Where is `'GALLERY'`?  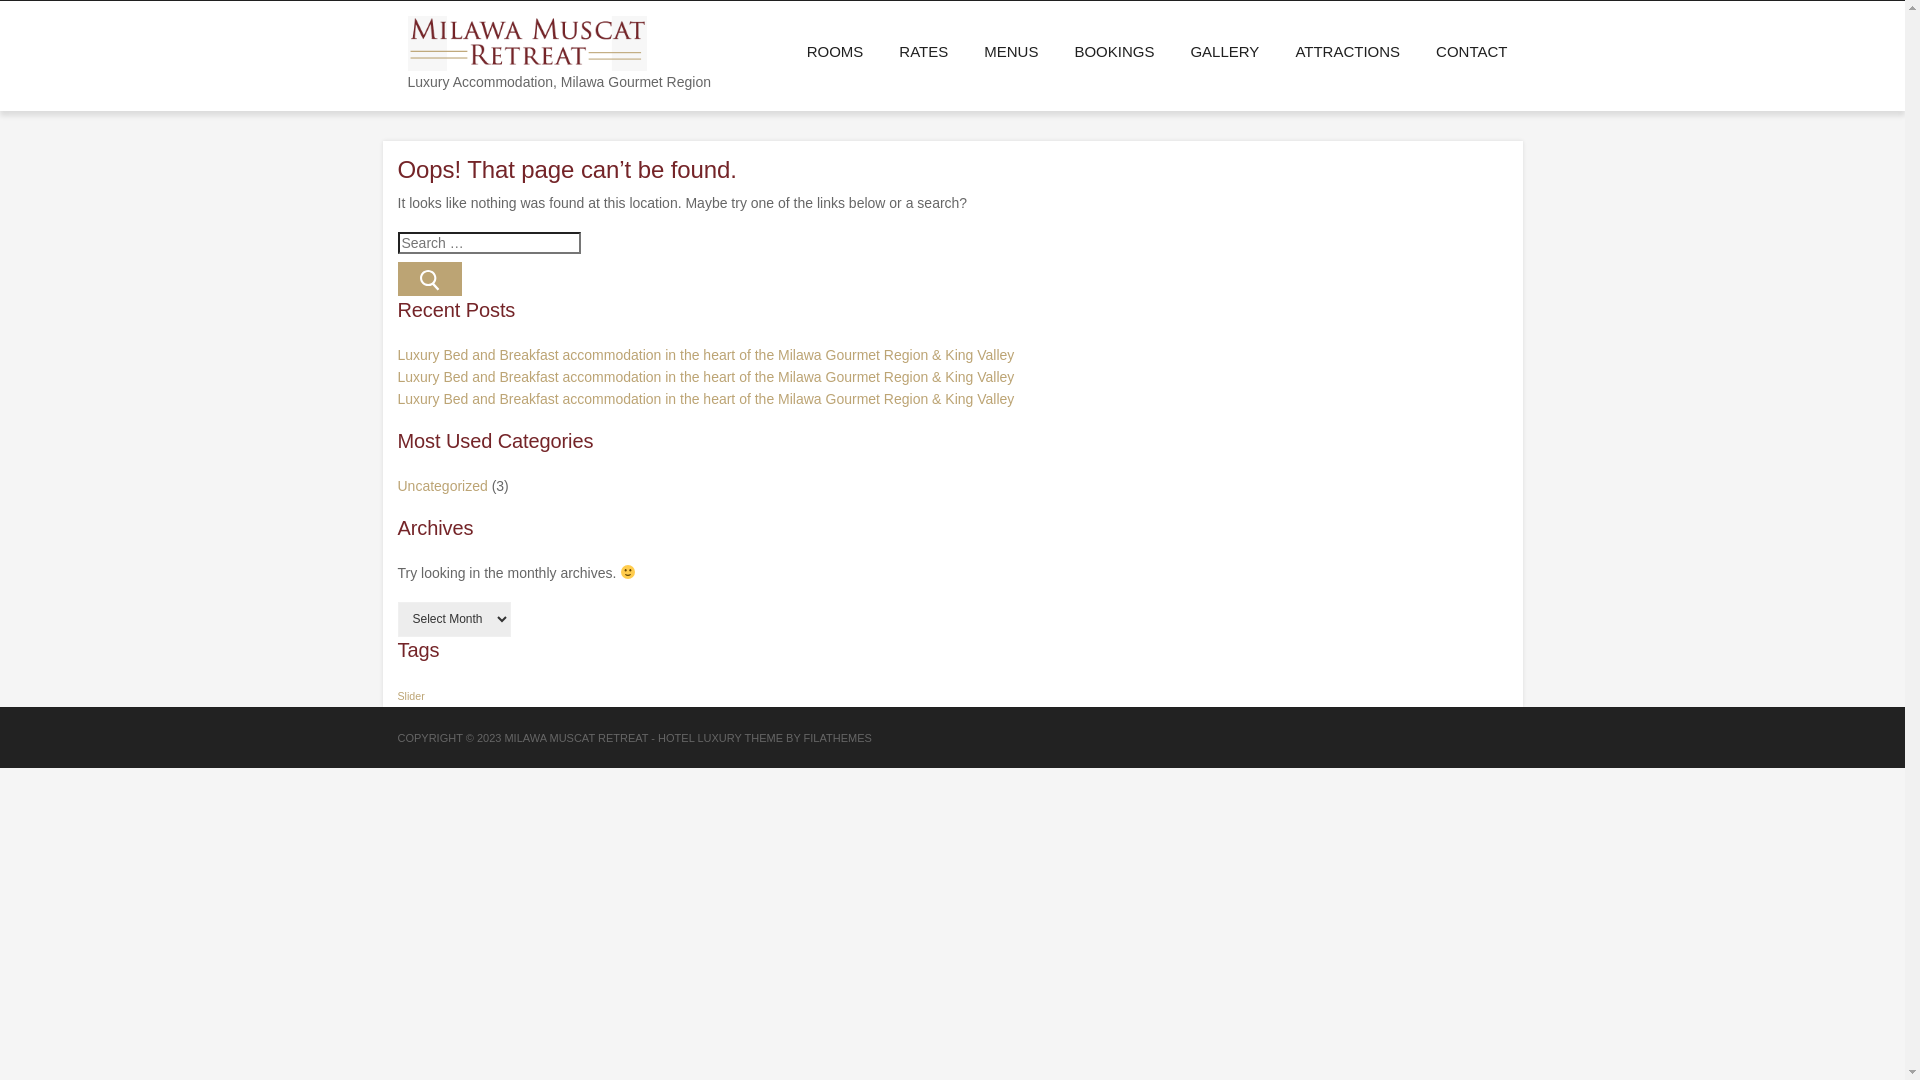
'GALLERY' is located at coordinates (1223, 50).